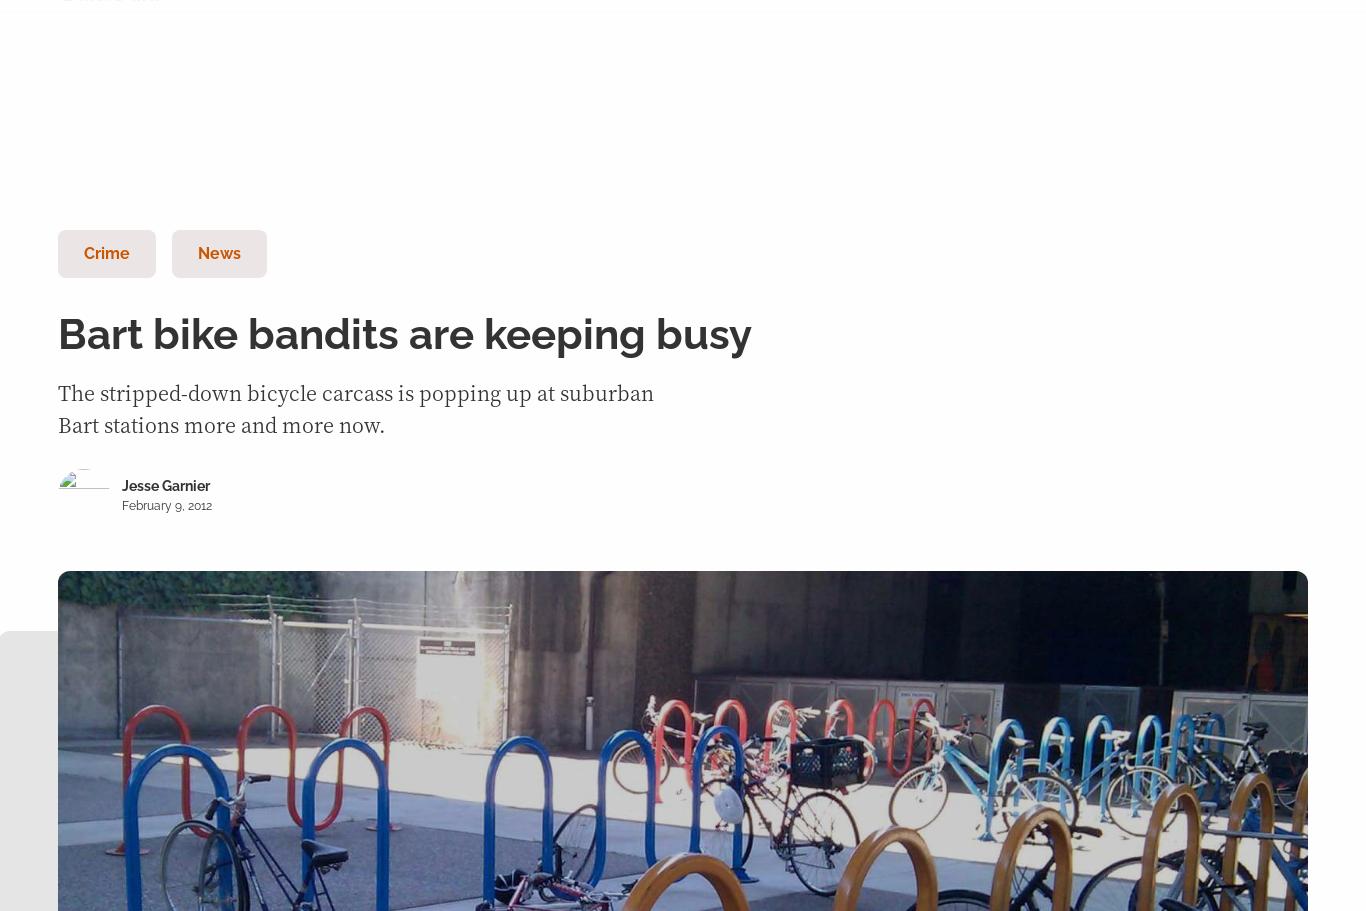  Describe the element at coordinates (245, 127) in the screenshot. I see `'Search the site...'` at that location.